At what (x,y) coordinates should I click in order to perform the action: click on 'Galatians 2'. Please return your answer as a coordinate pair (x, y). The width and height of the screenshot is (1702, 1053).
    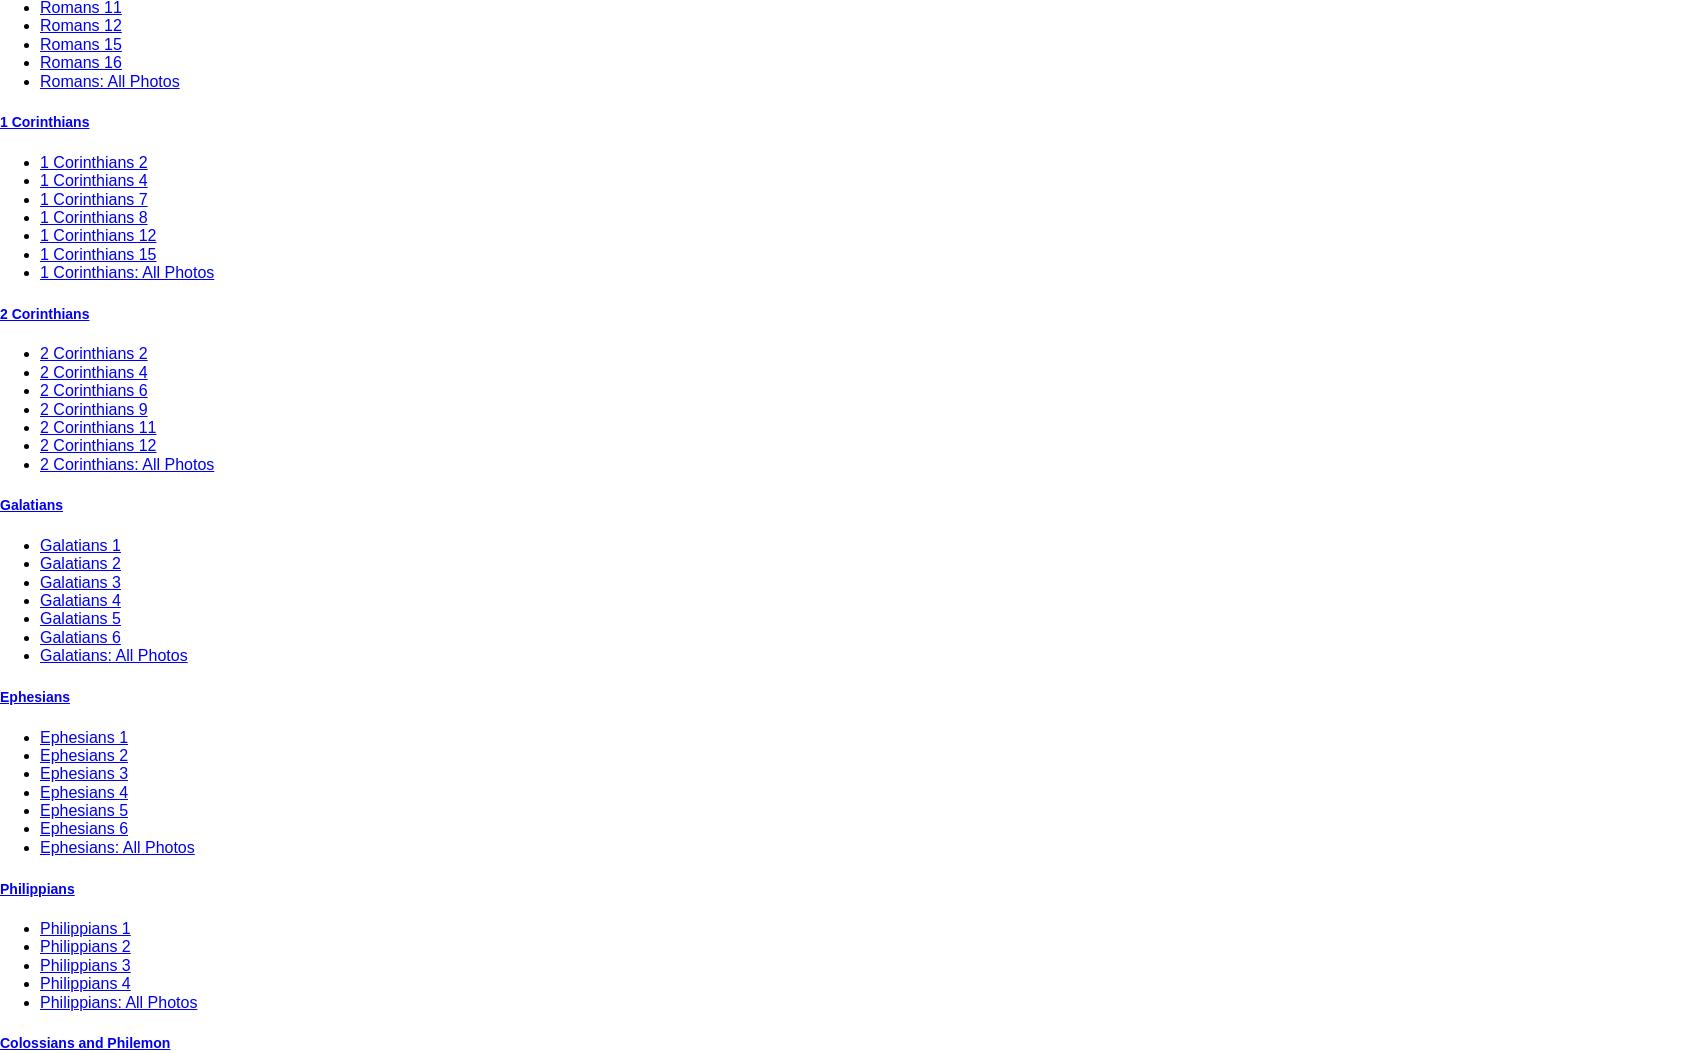
    Looking at the image, I should click on (79, 562).